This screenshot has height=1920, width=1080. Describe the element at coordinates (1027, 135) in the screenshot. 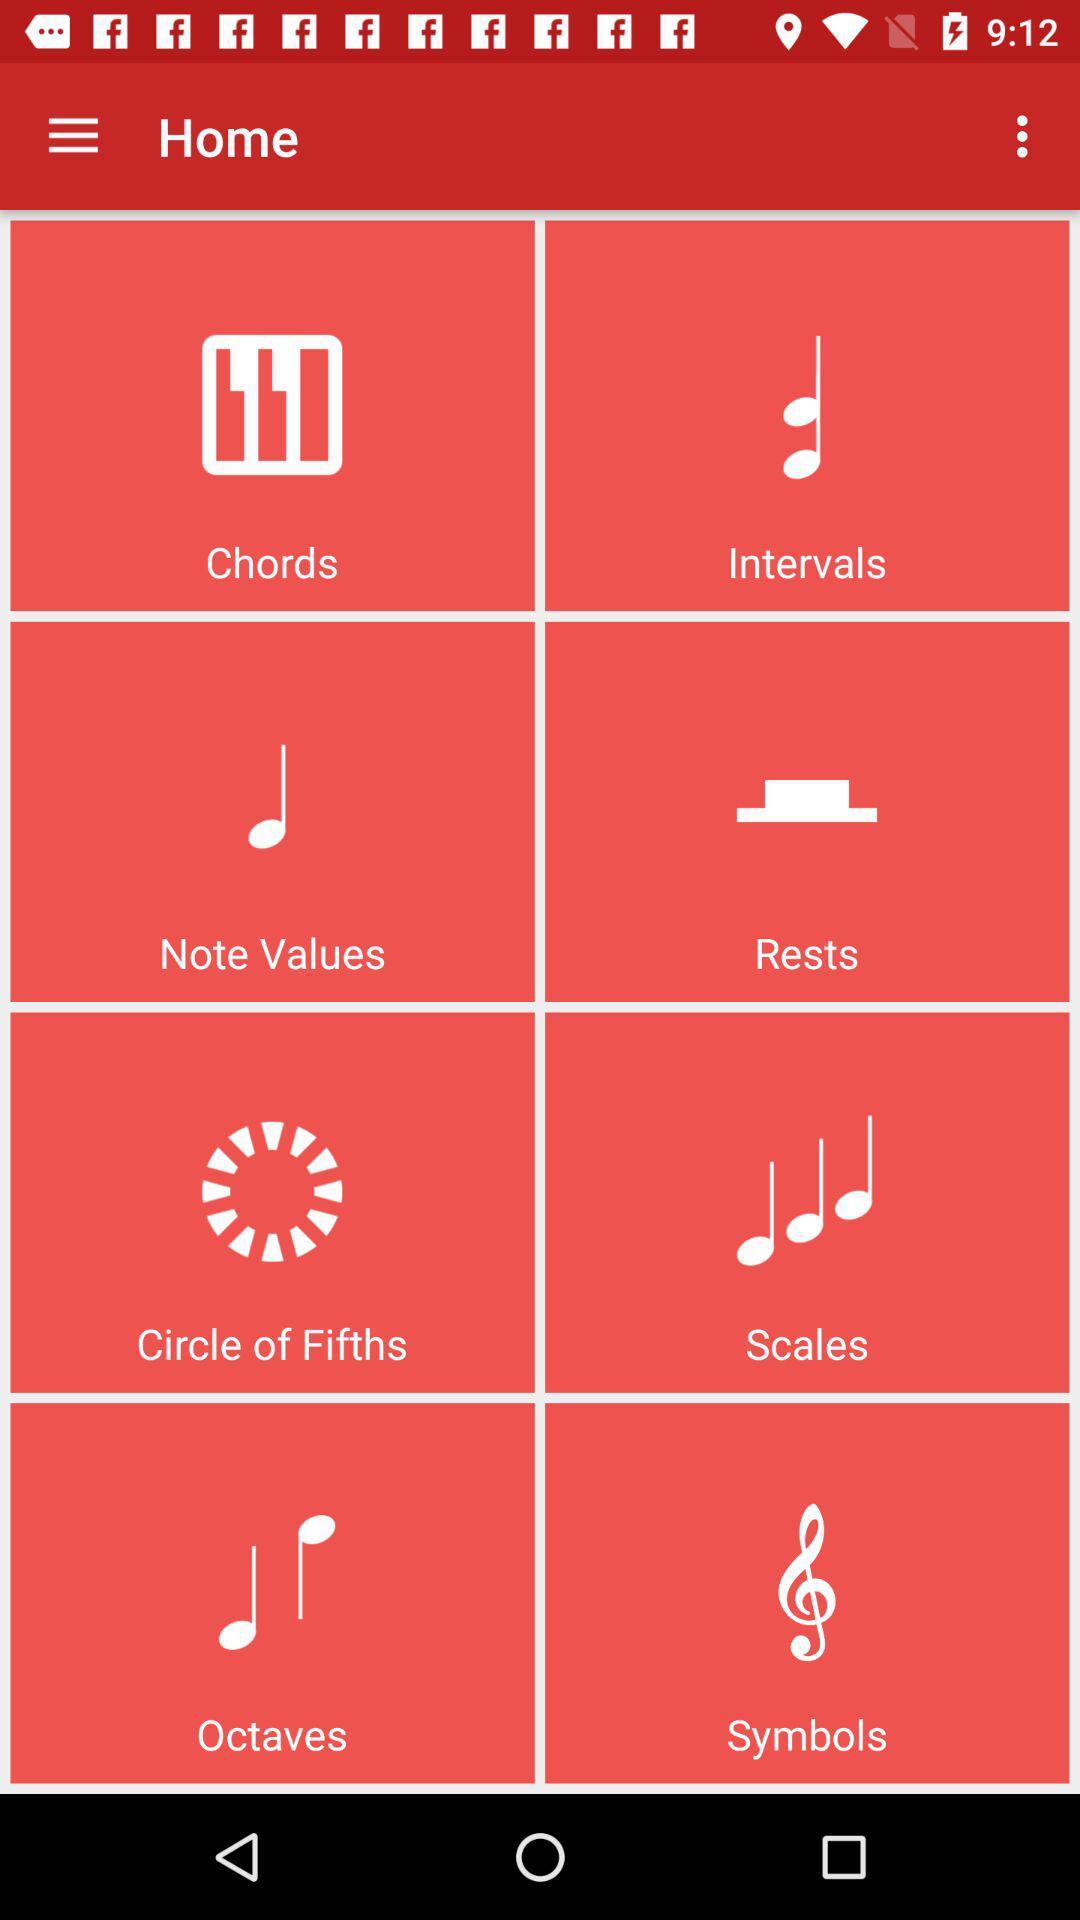

I see `the item to the right of the home app` at that location.